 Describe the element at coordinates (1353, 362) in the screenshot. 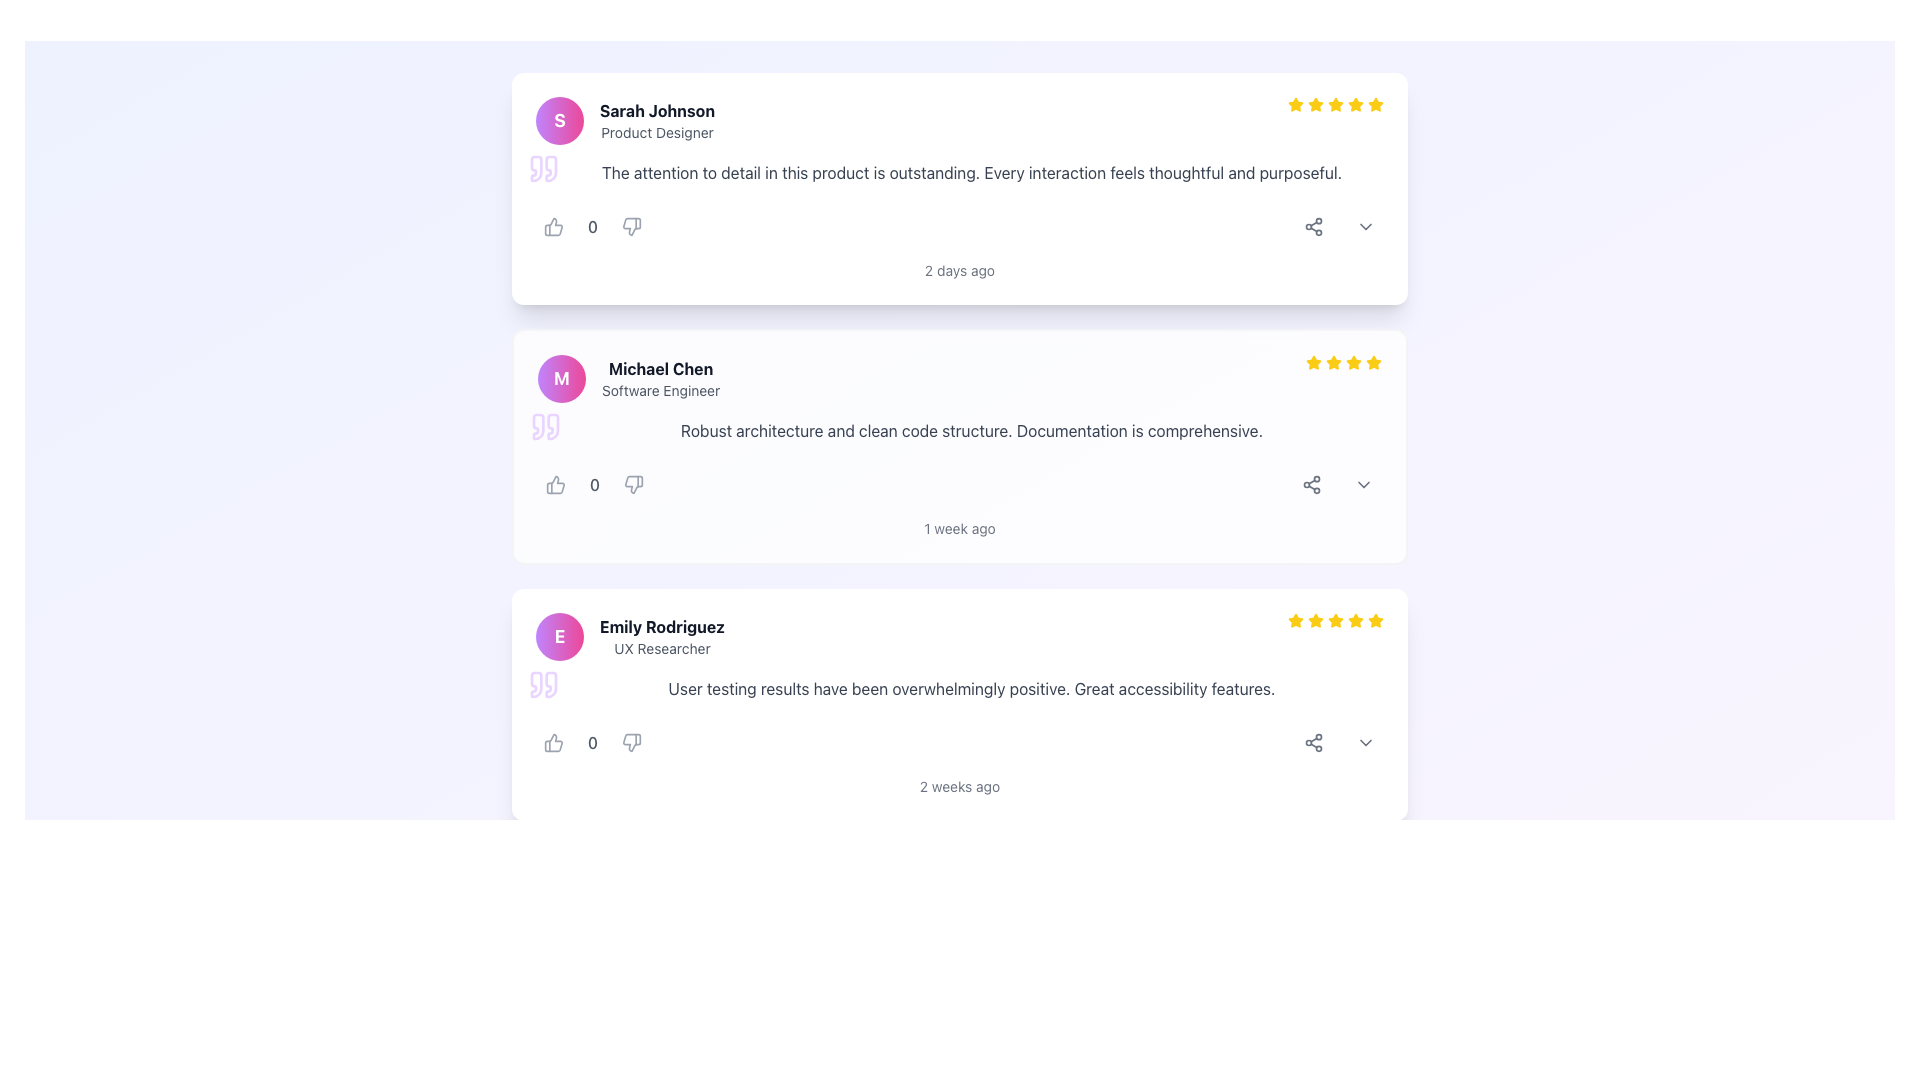

I see `the fourth yellow star icon in the rating system located in the top-right corner of the user feedback card` at that location.